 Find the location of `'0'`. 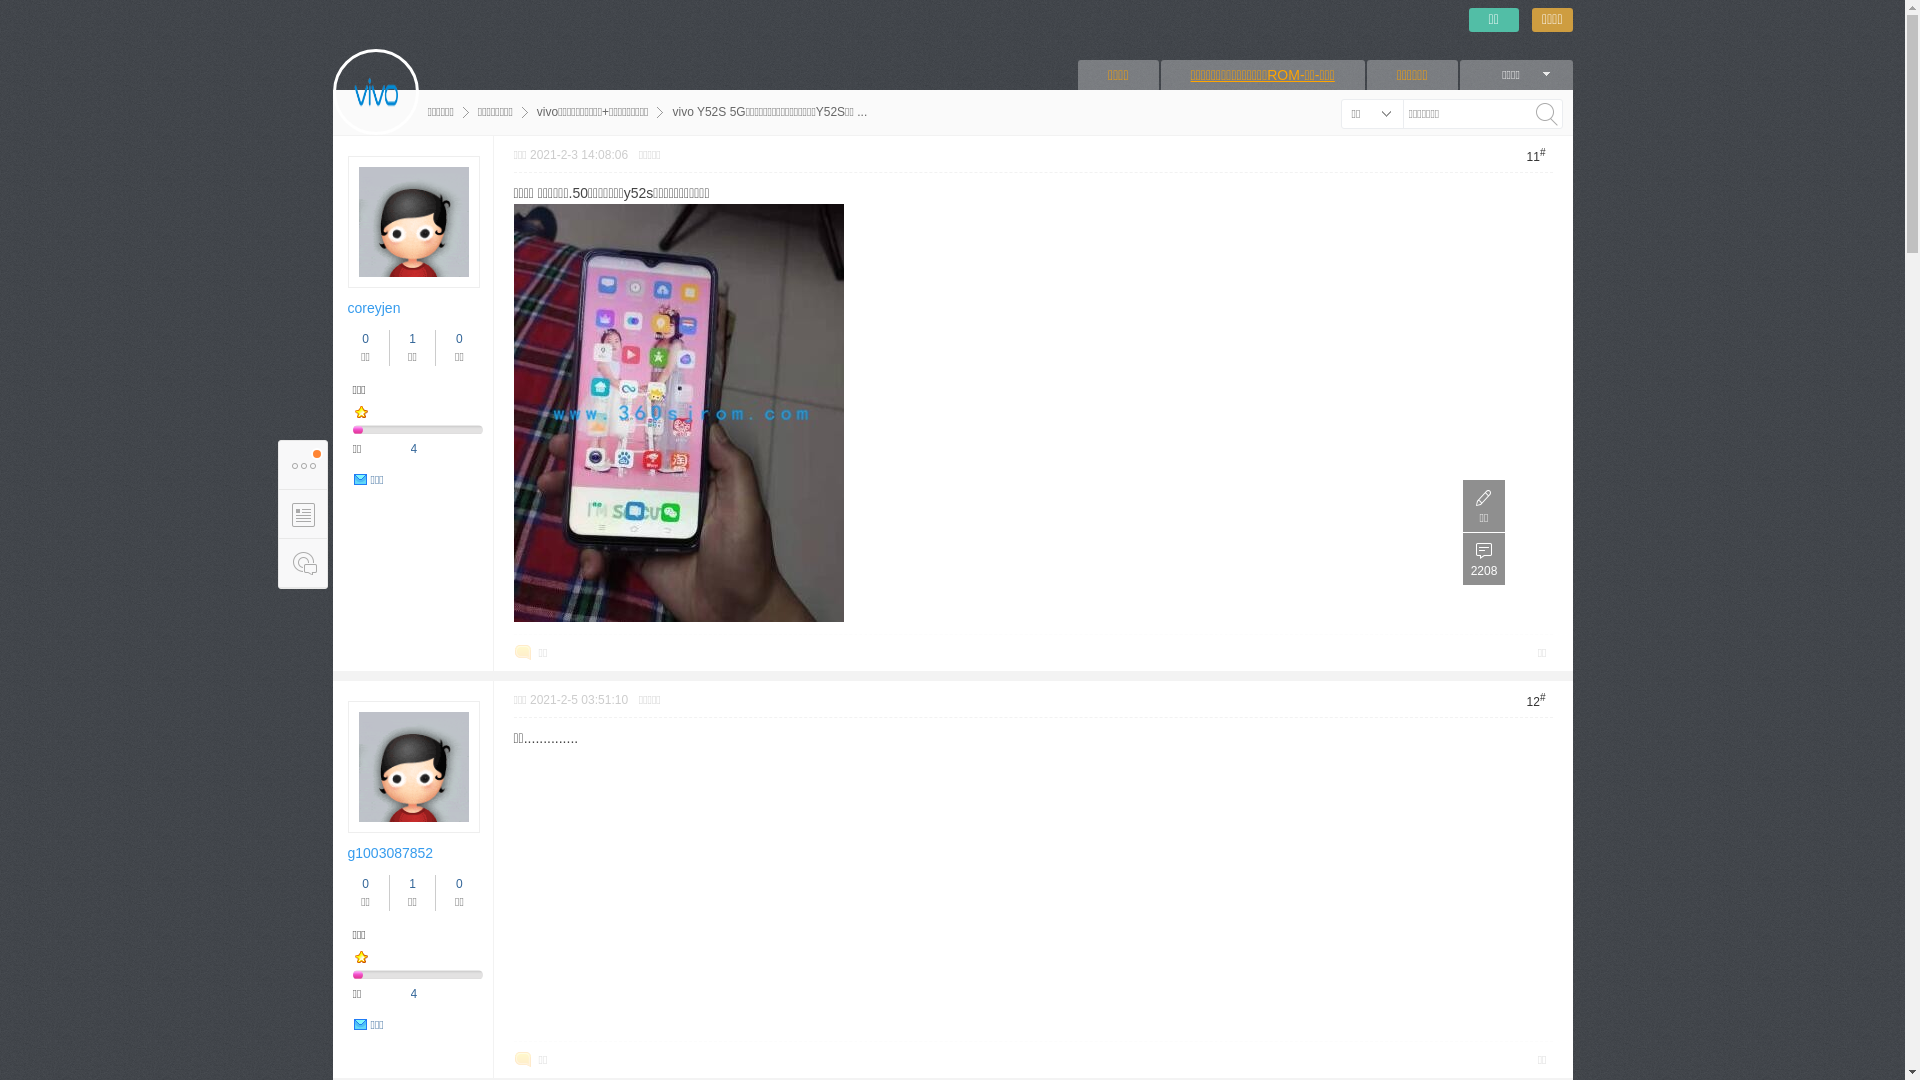

'0' is located at coordinates (365, 338).